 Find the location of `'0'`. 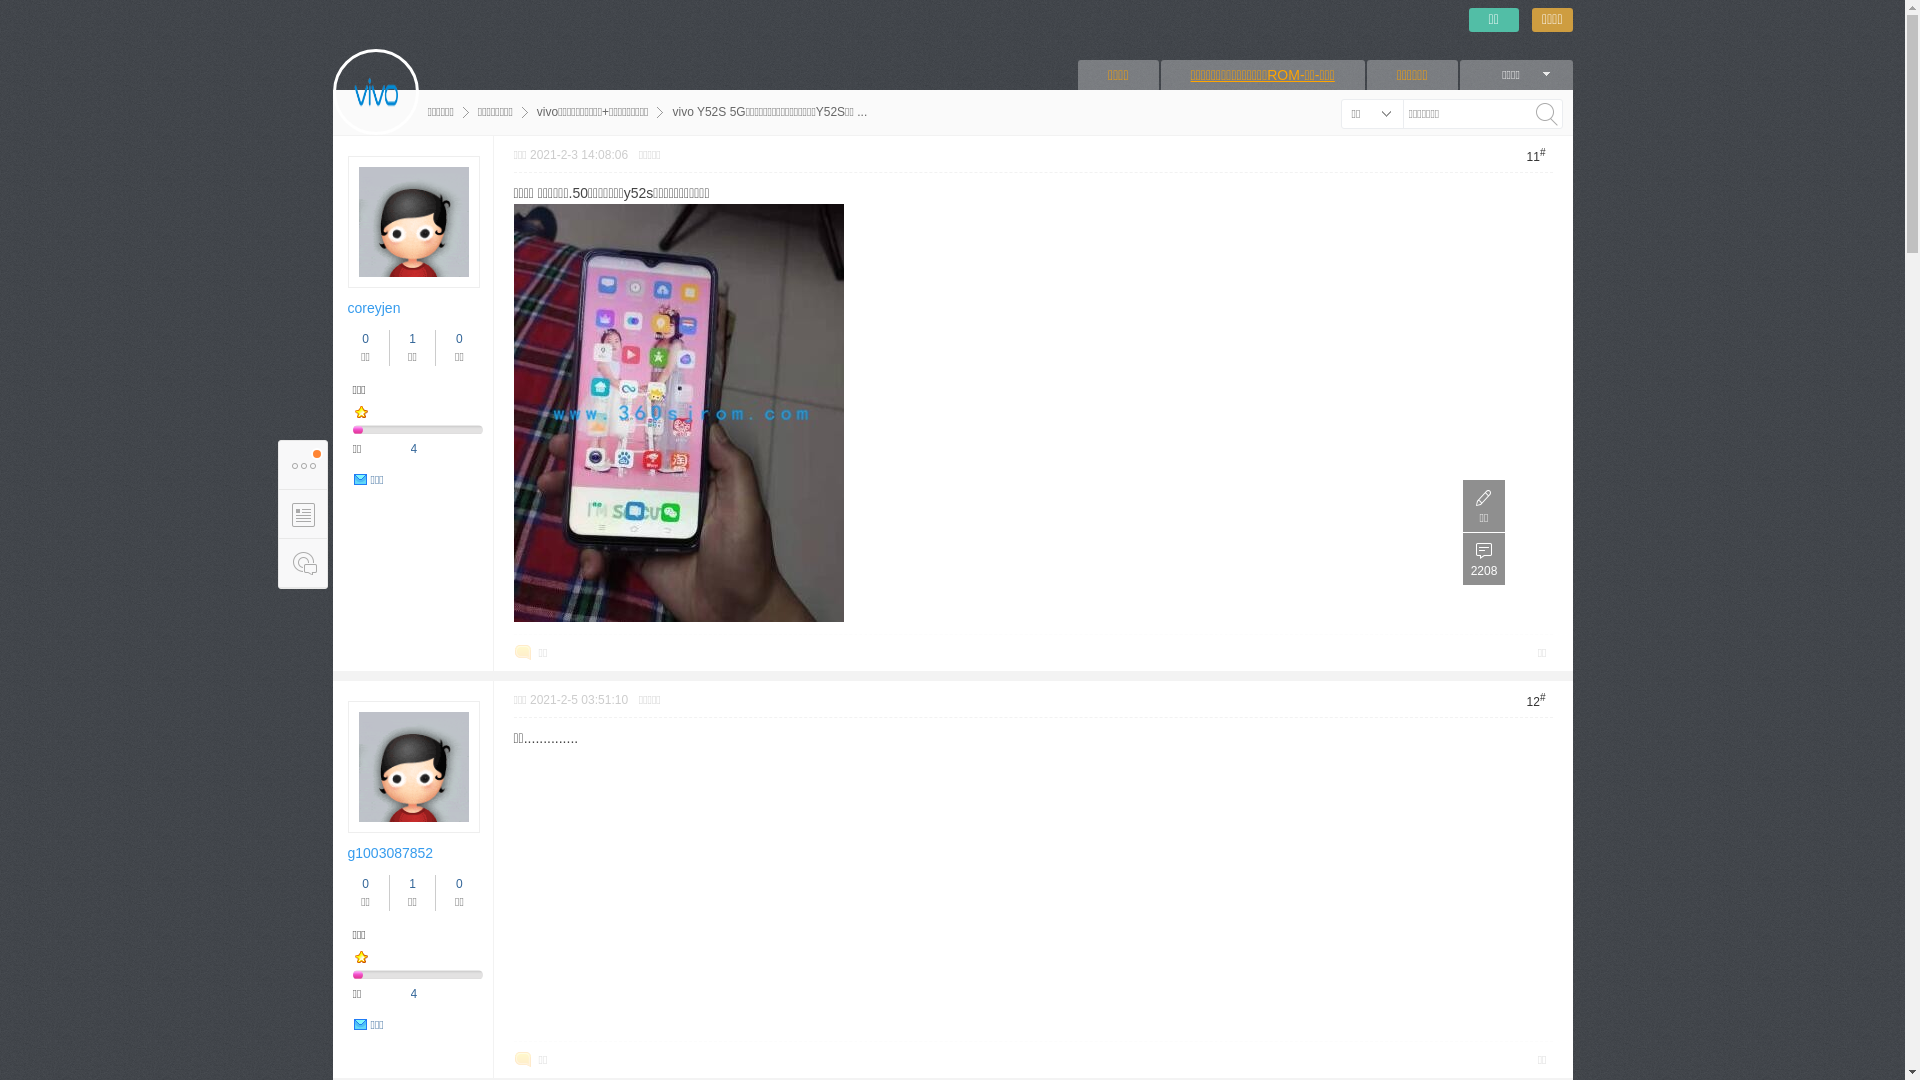

'0' is located at coordinates (365, 338).